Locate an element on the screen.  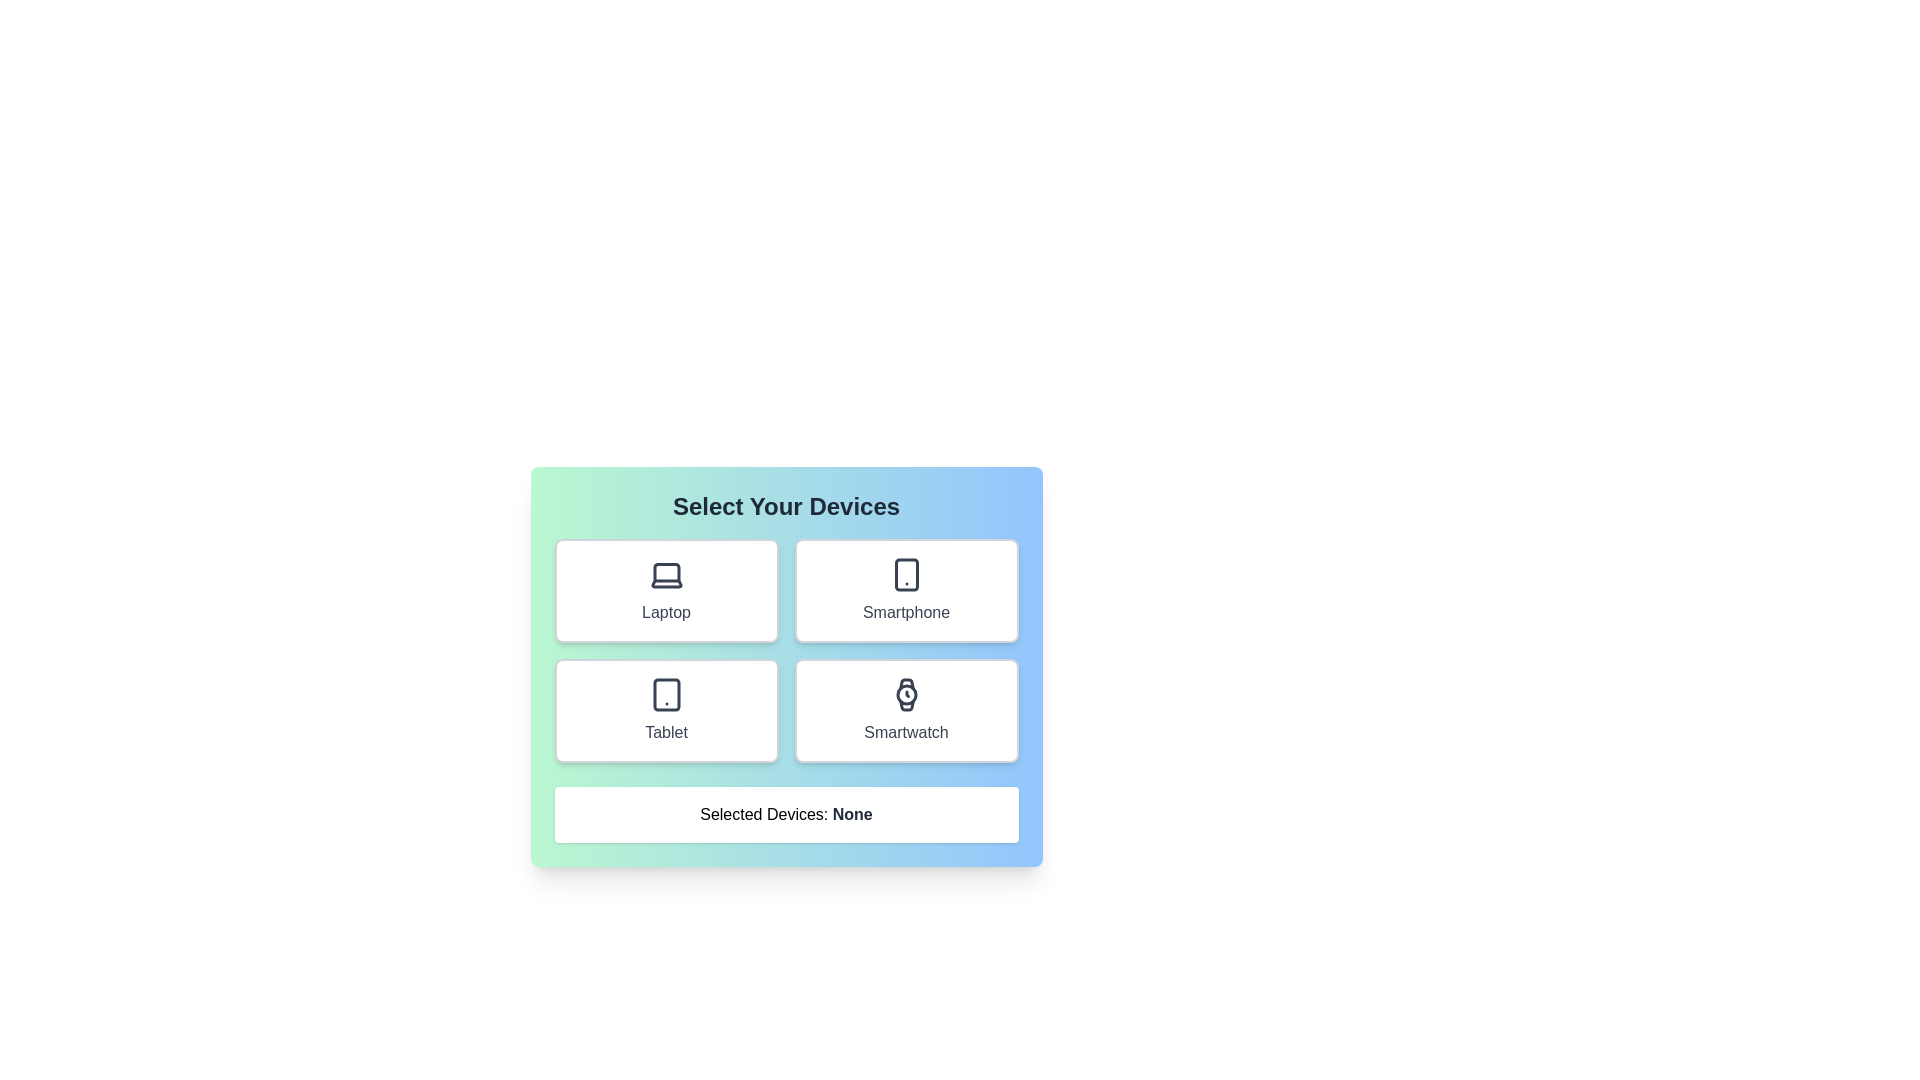
the Laptop button to toggle its selection is located at coordinates (666, 589).